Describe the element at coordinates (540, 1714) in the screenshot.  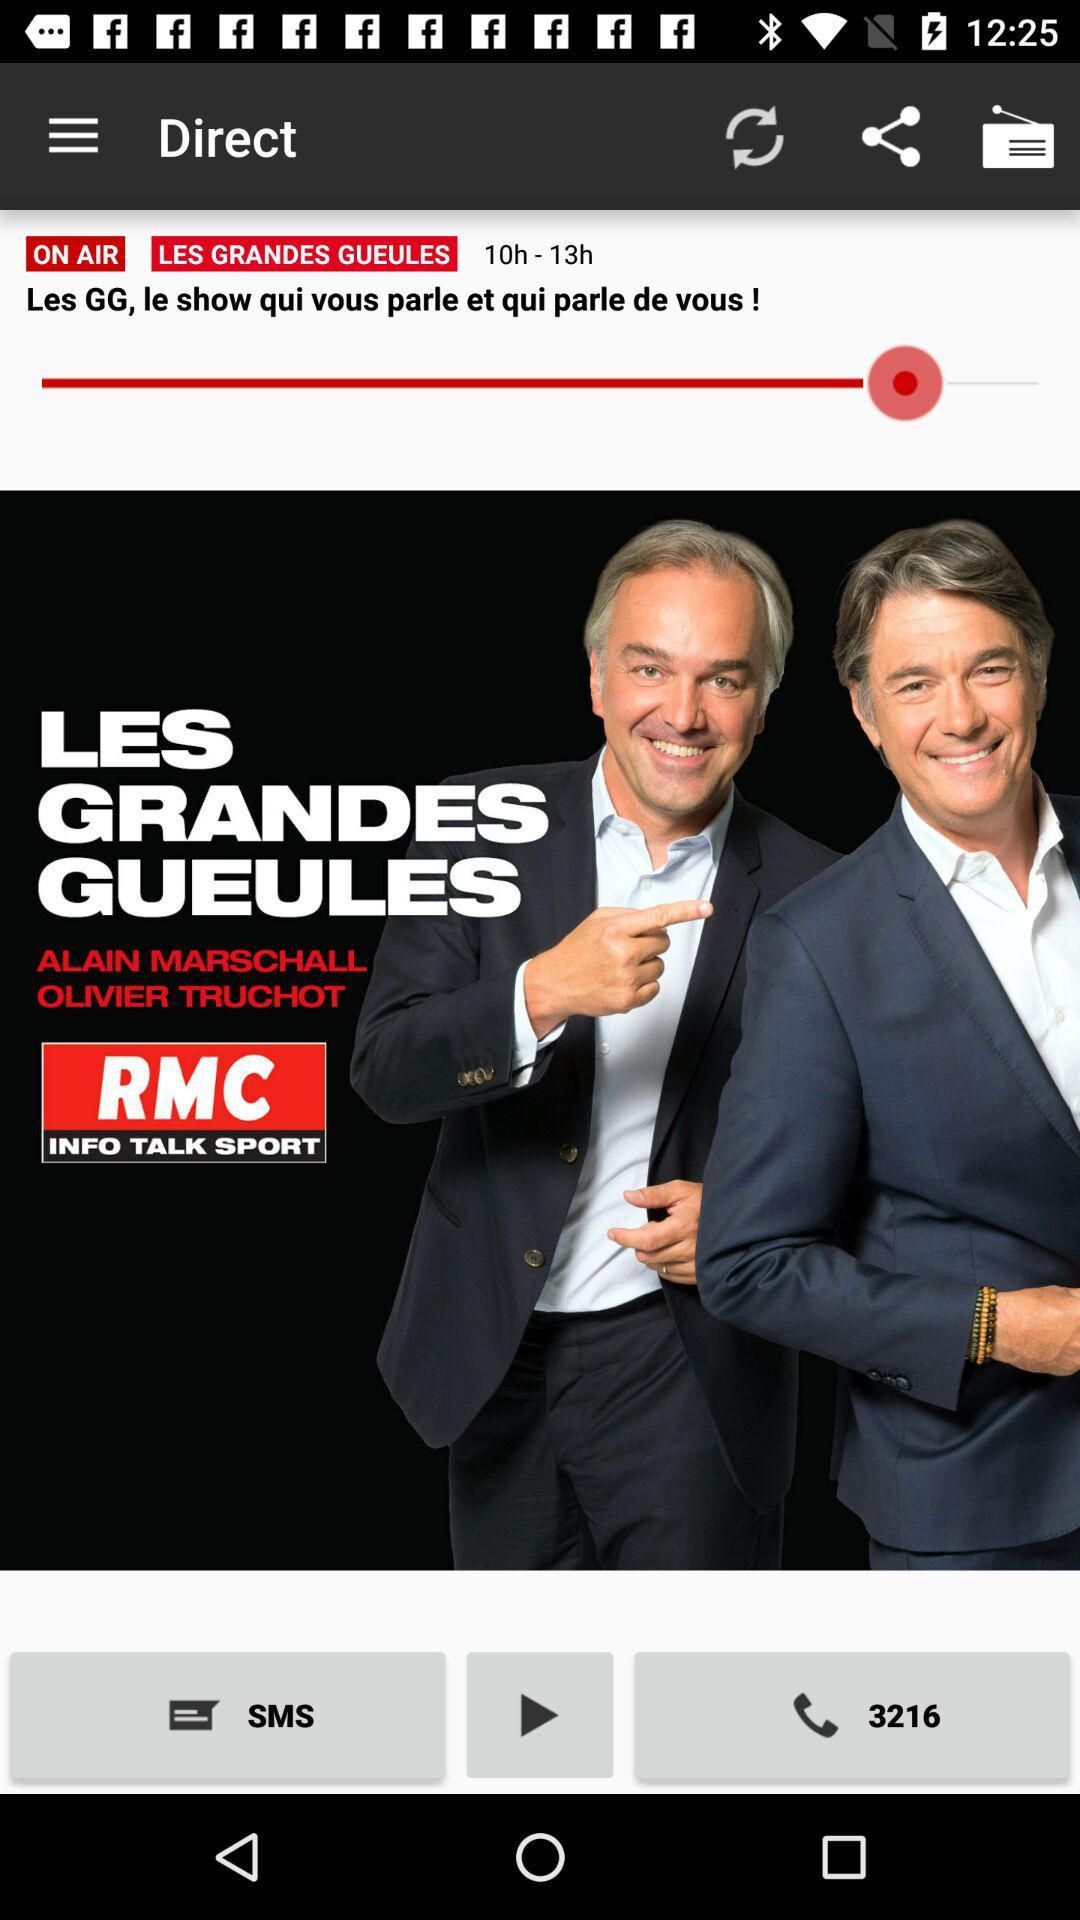
I see `the play icon` at that location.